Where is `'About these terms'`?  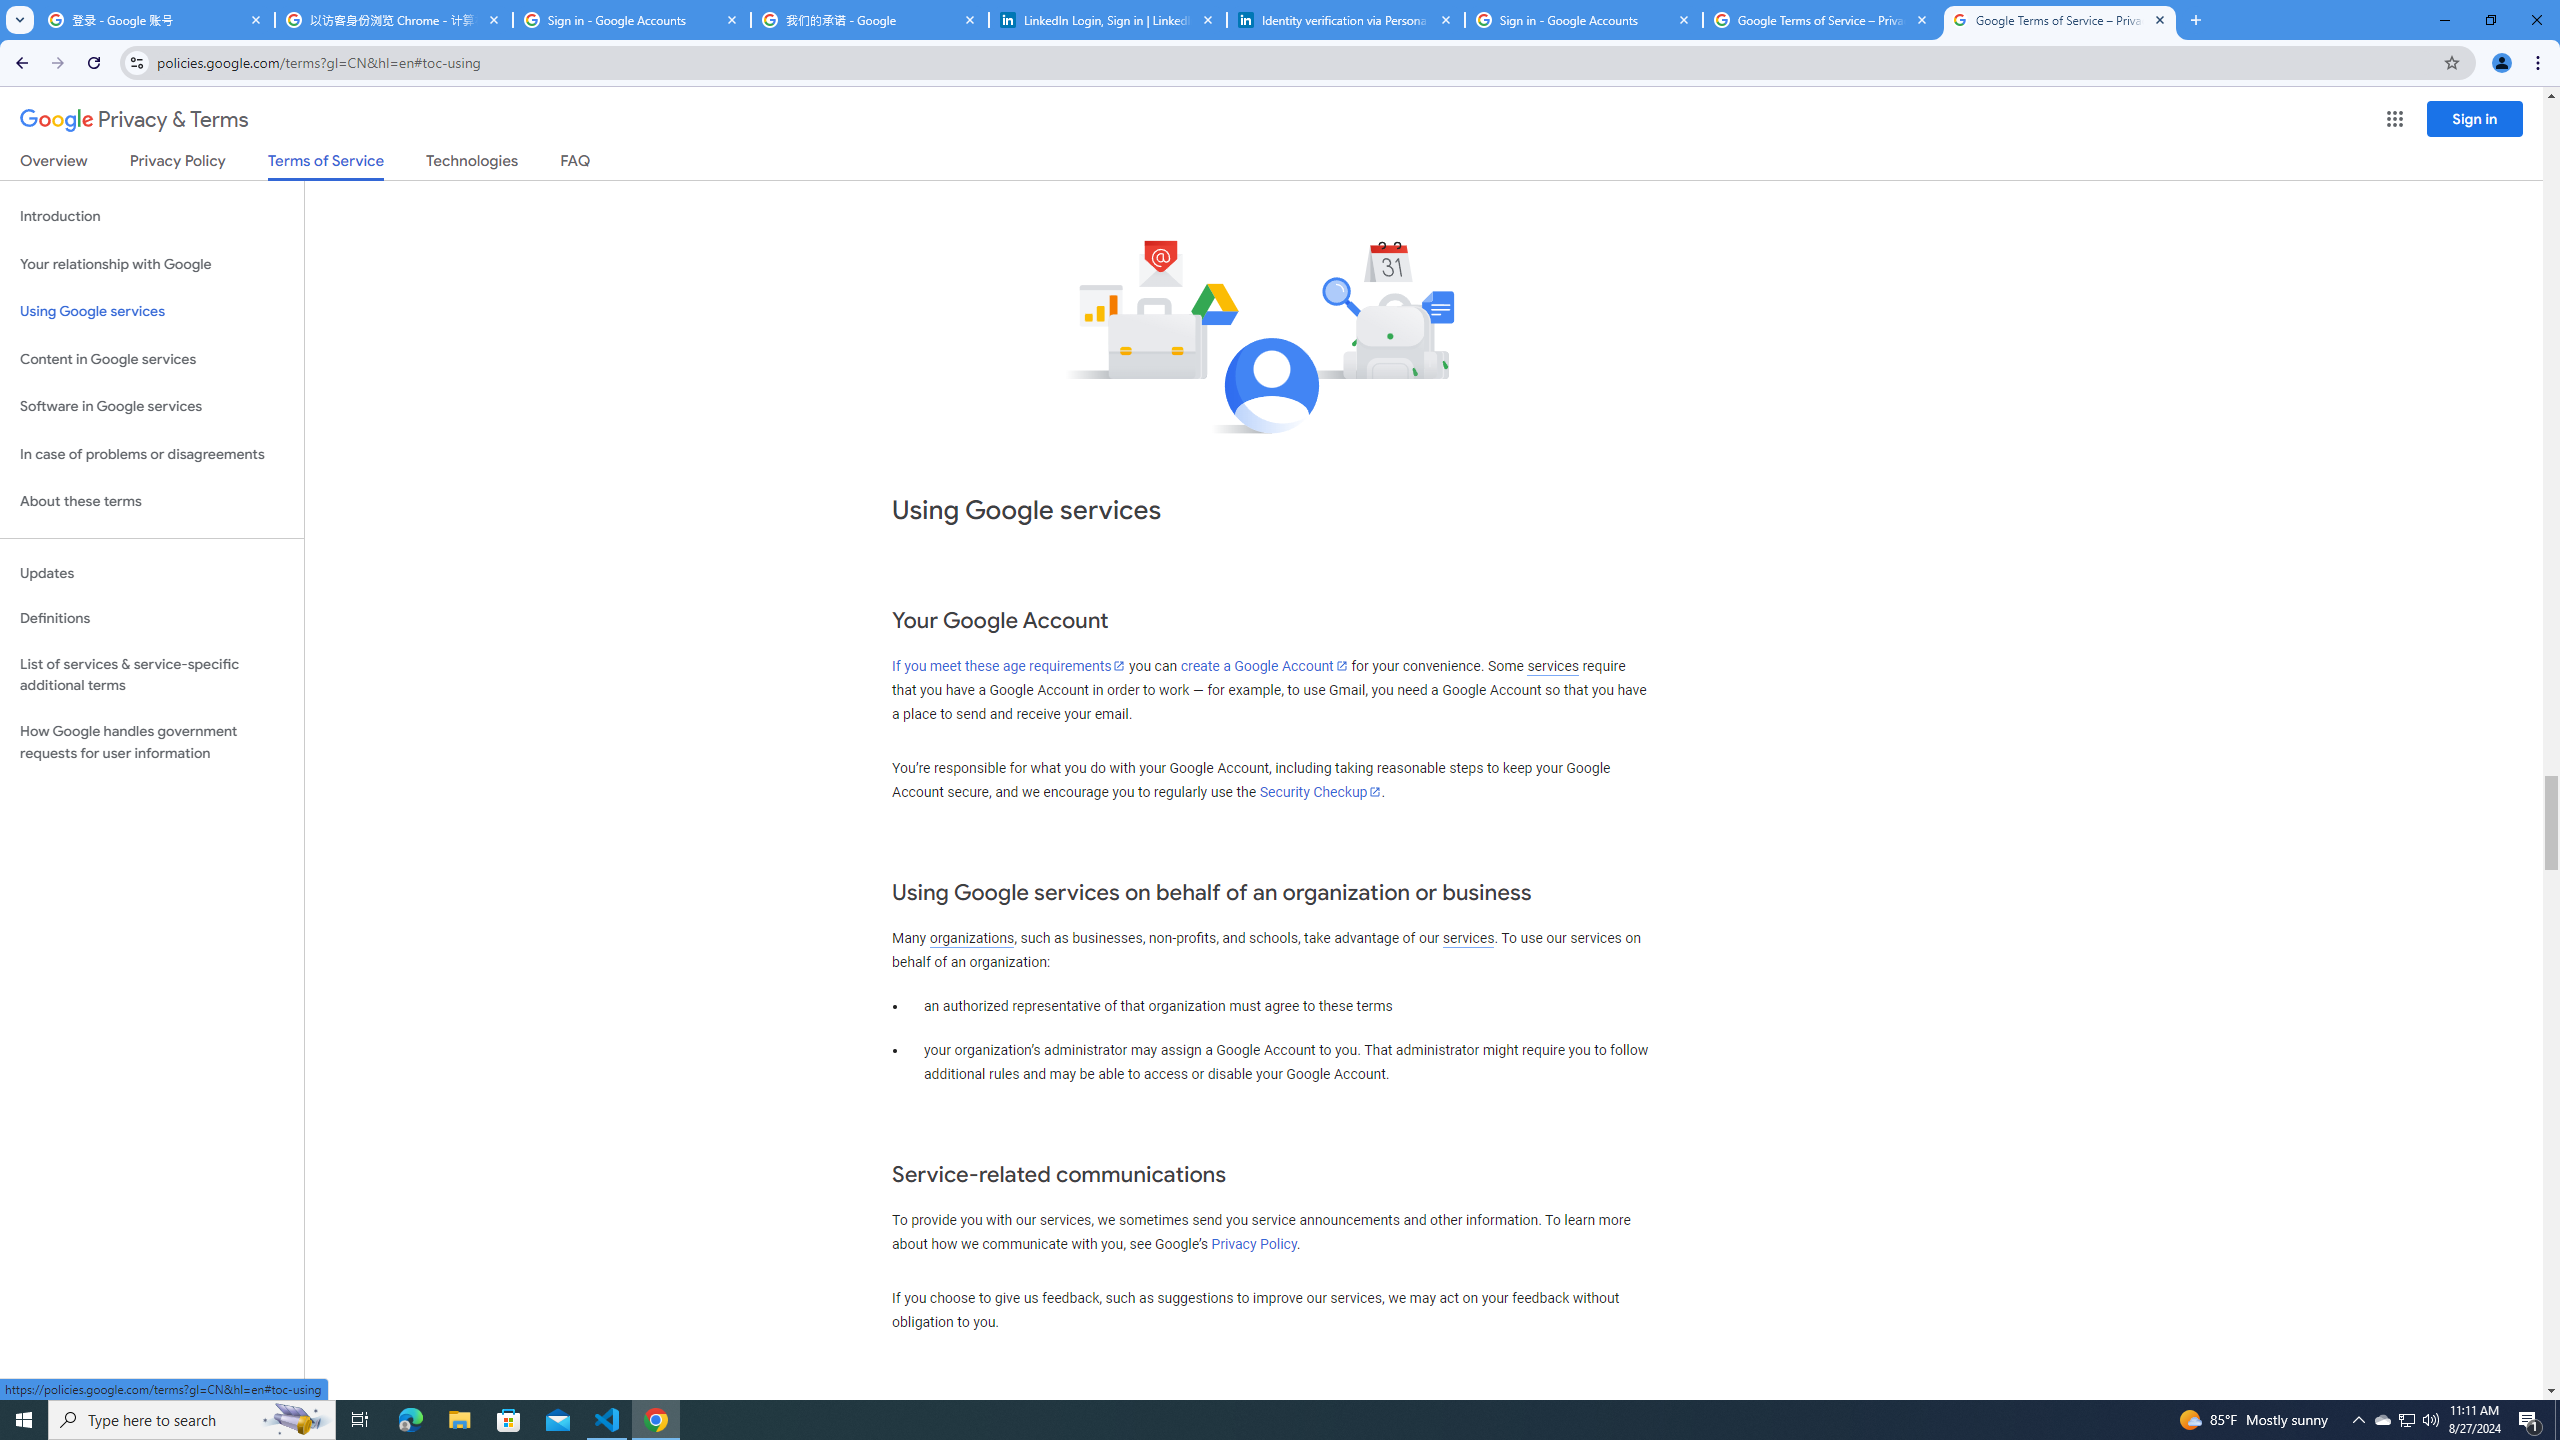
'About these terms' is located at coordinates (151, 501).